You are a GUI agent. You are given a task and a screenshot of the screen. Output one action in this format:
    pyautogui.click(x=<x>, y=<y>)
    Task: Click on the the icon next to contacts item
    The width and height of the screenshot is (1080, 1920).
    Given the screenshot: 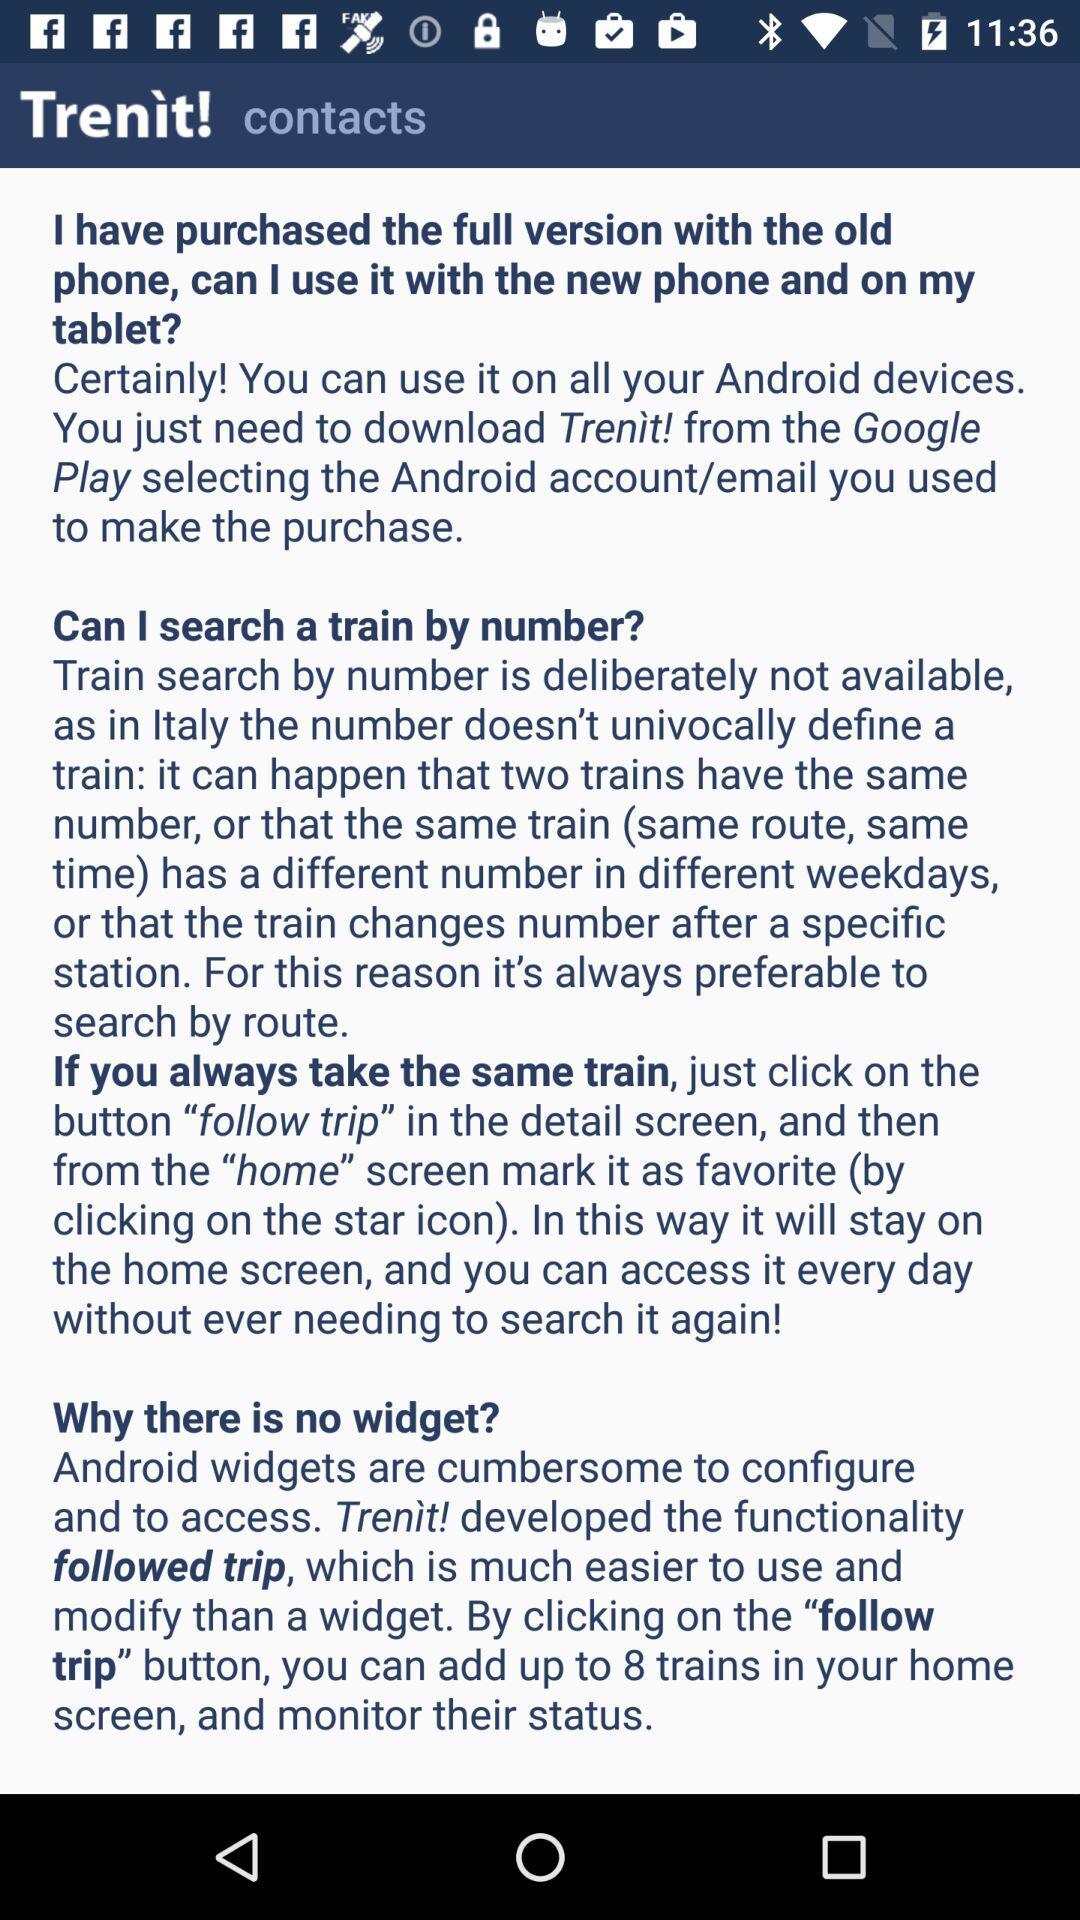 What is the action you would take?
    pyautogui.click(x=116, y=114)
    